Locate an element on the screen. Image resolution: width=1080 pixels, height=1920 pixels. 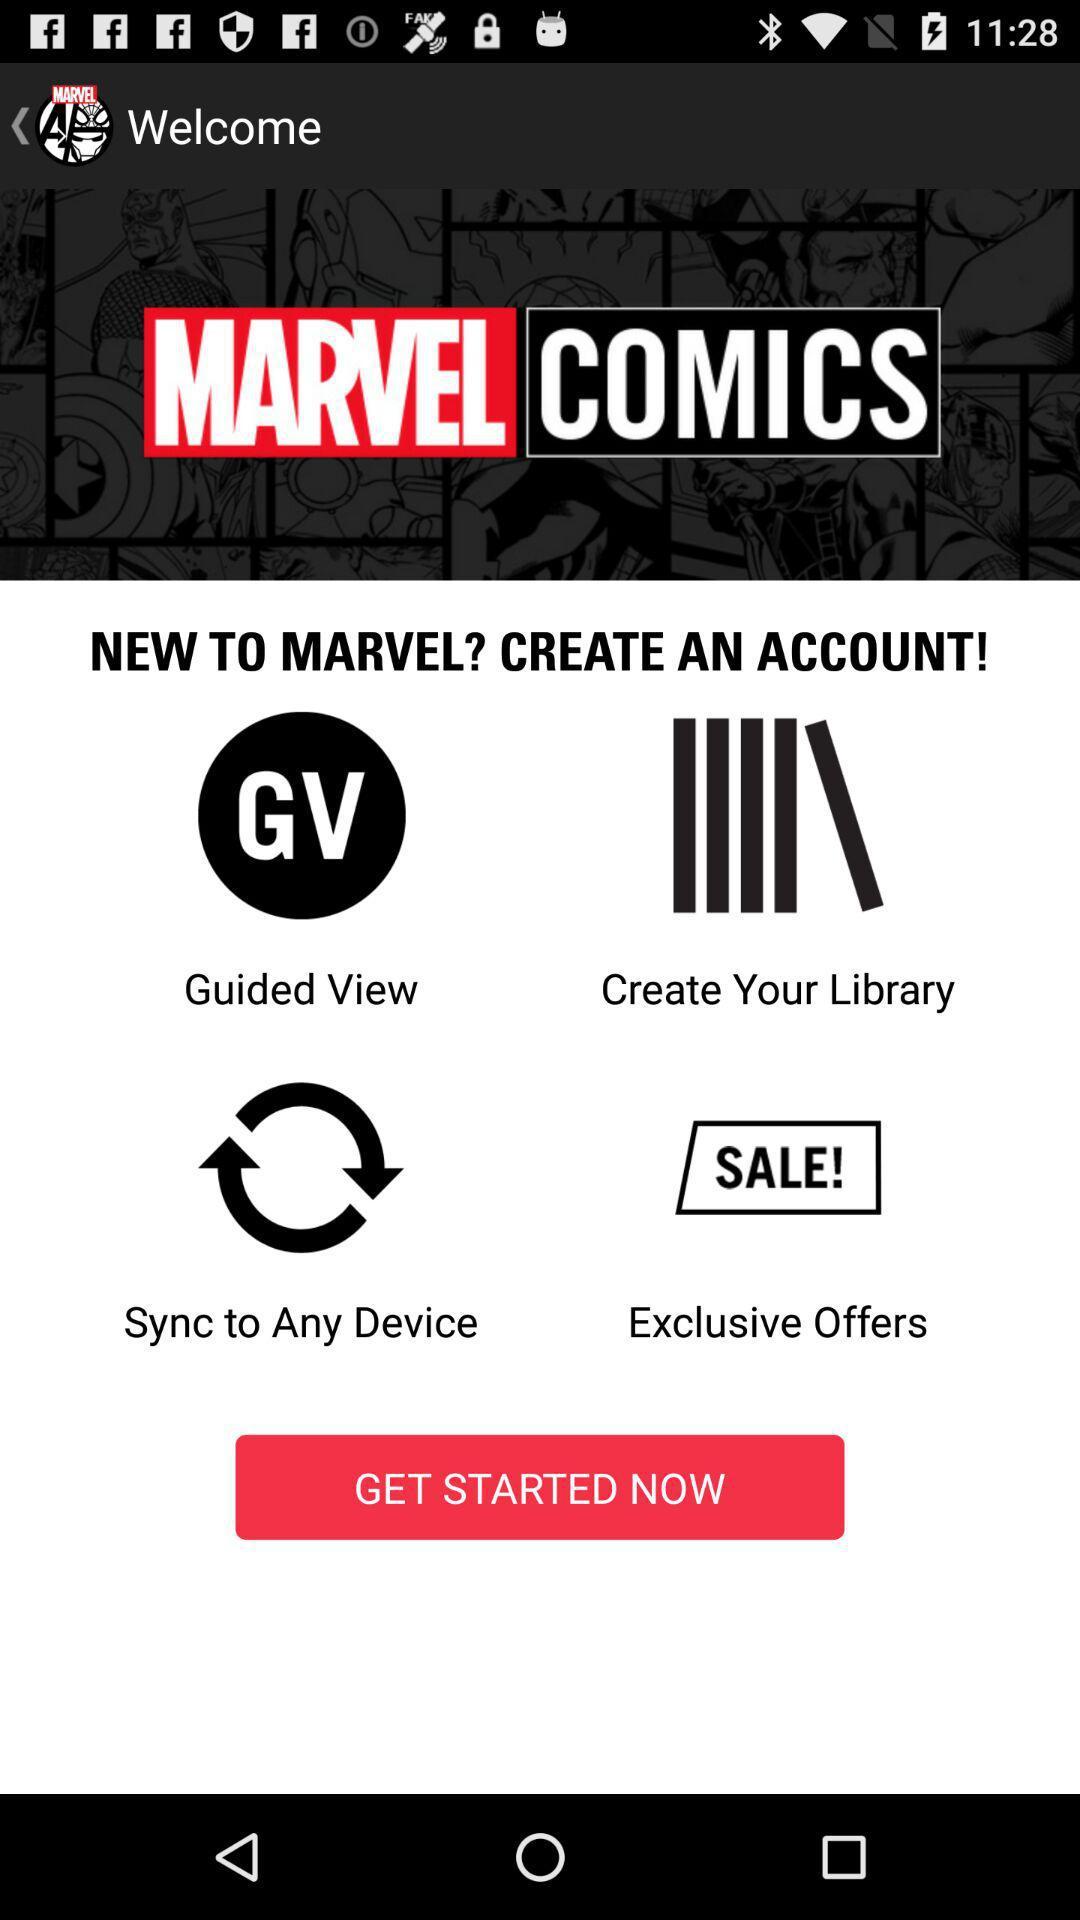
the icon at the bottom is located at coordinates (540, 1487).